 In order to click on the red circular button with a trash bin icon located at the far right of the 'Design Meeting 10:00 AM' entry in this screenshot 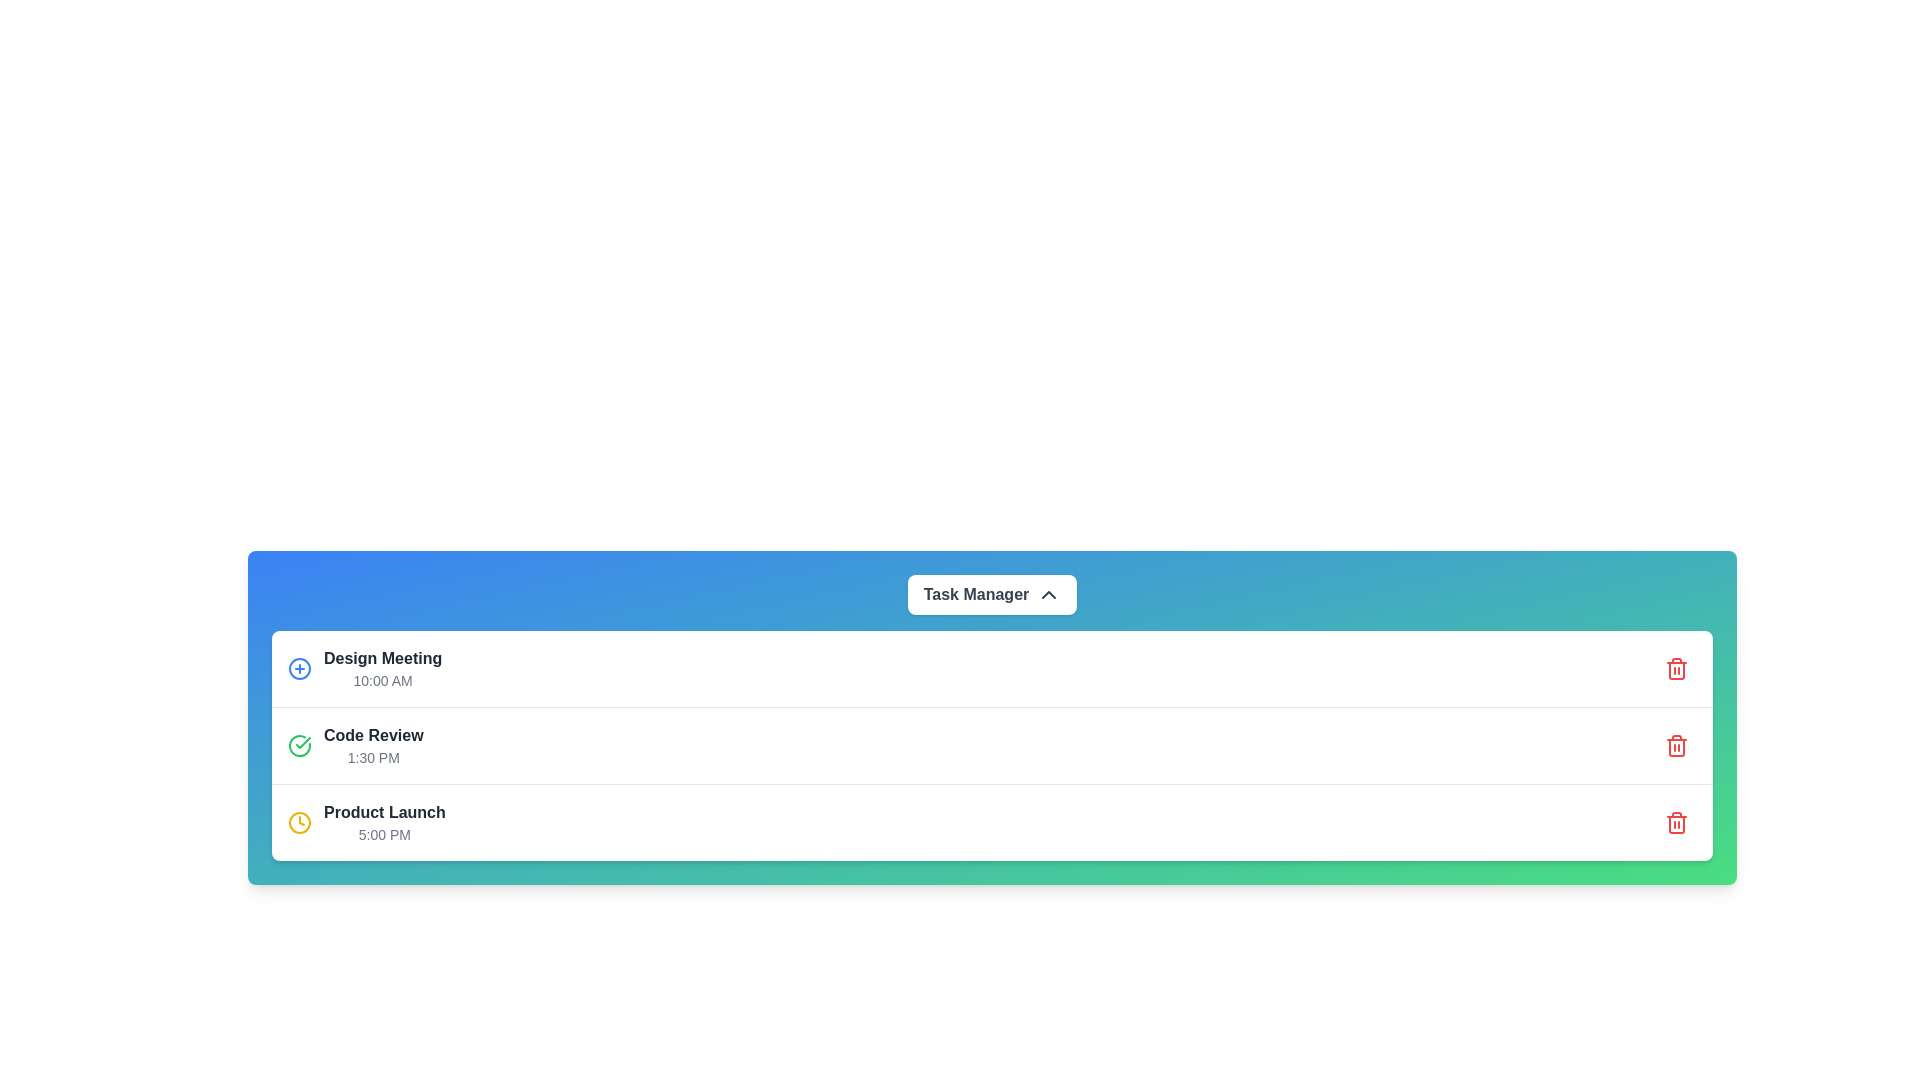, I will do `click(1676, 668)`.